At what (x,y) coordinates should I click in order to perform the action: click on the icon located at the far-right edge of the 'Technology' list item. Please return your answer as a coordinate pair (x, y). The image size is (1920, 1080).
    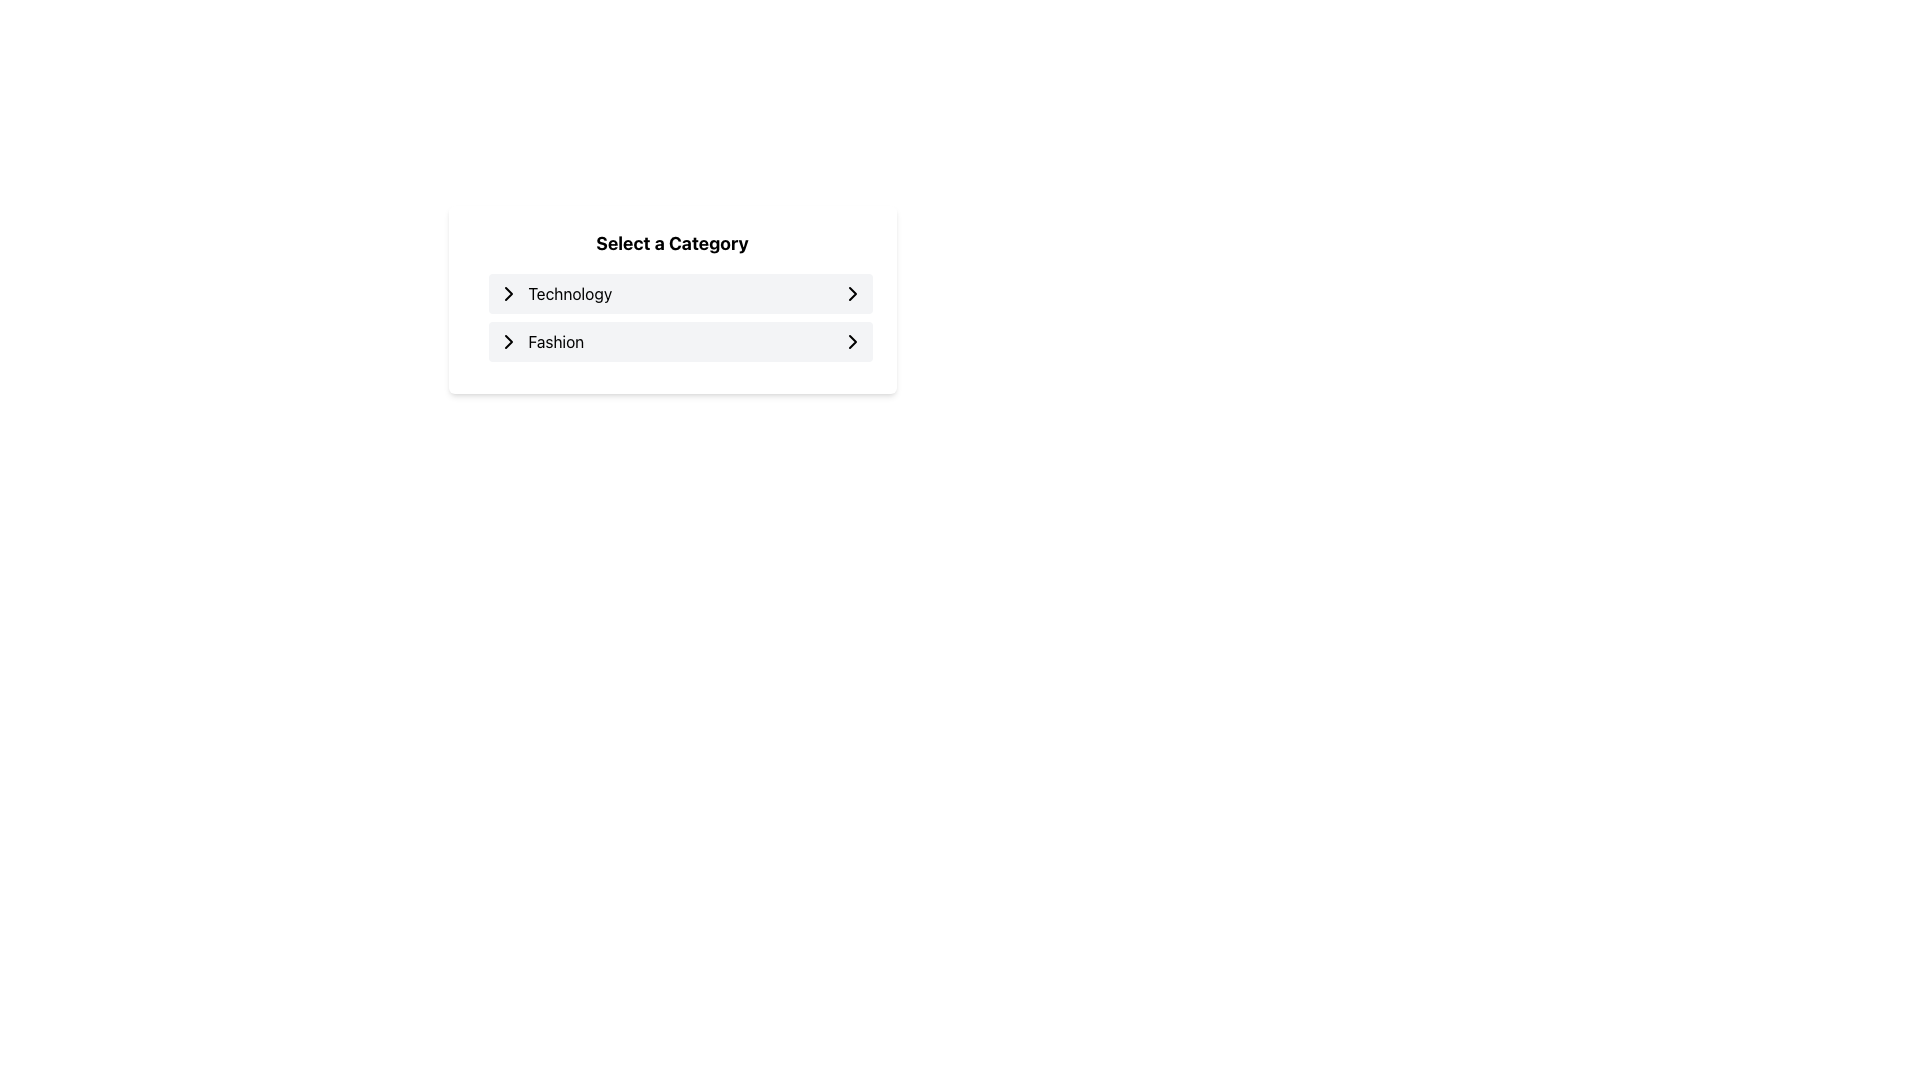
    Looking at the image, I should click on (852, 293).